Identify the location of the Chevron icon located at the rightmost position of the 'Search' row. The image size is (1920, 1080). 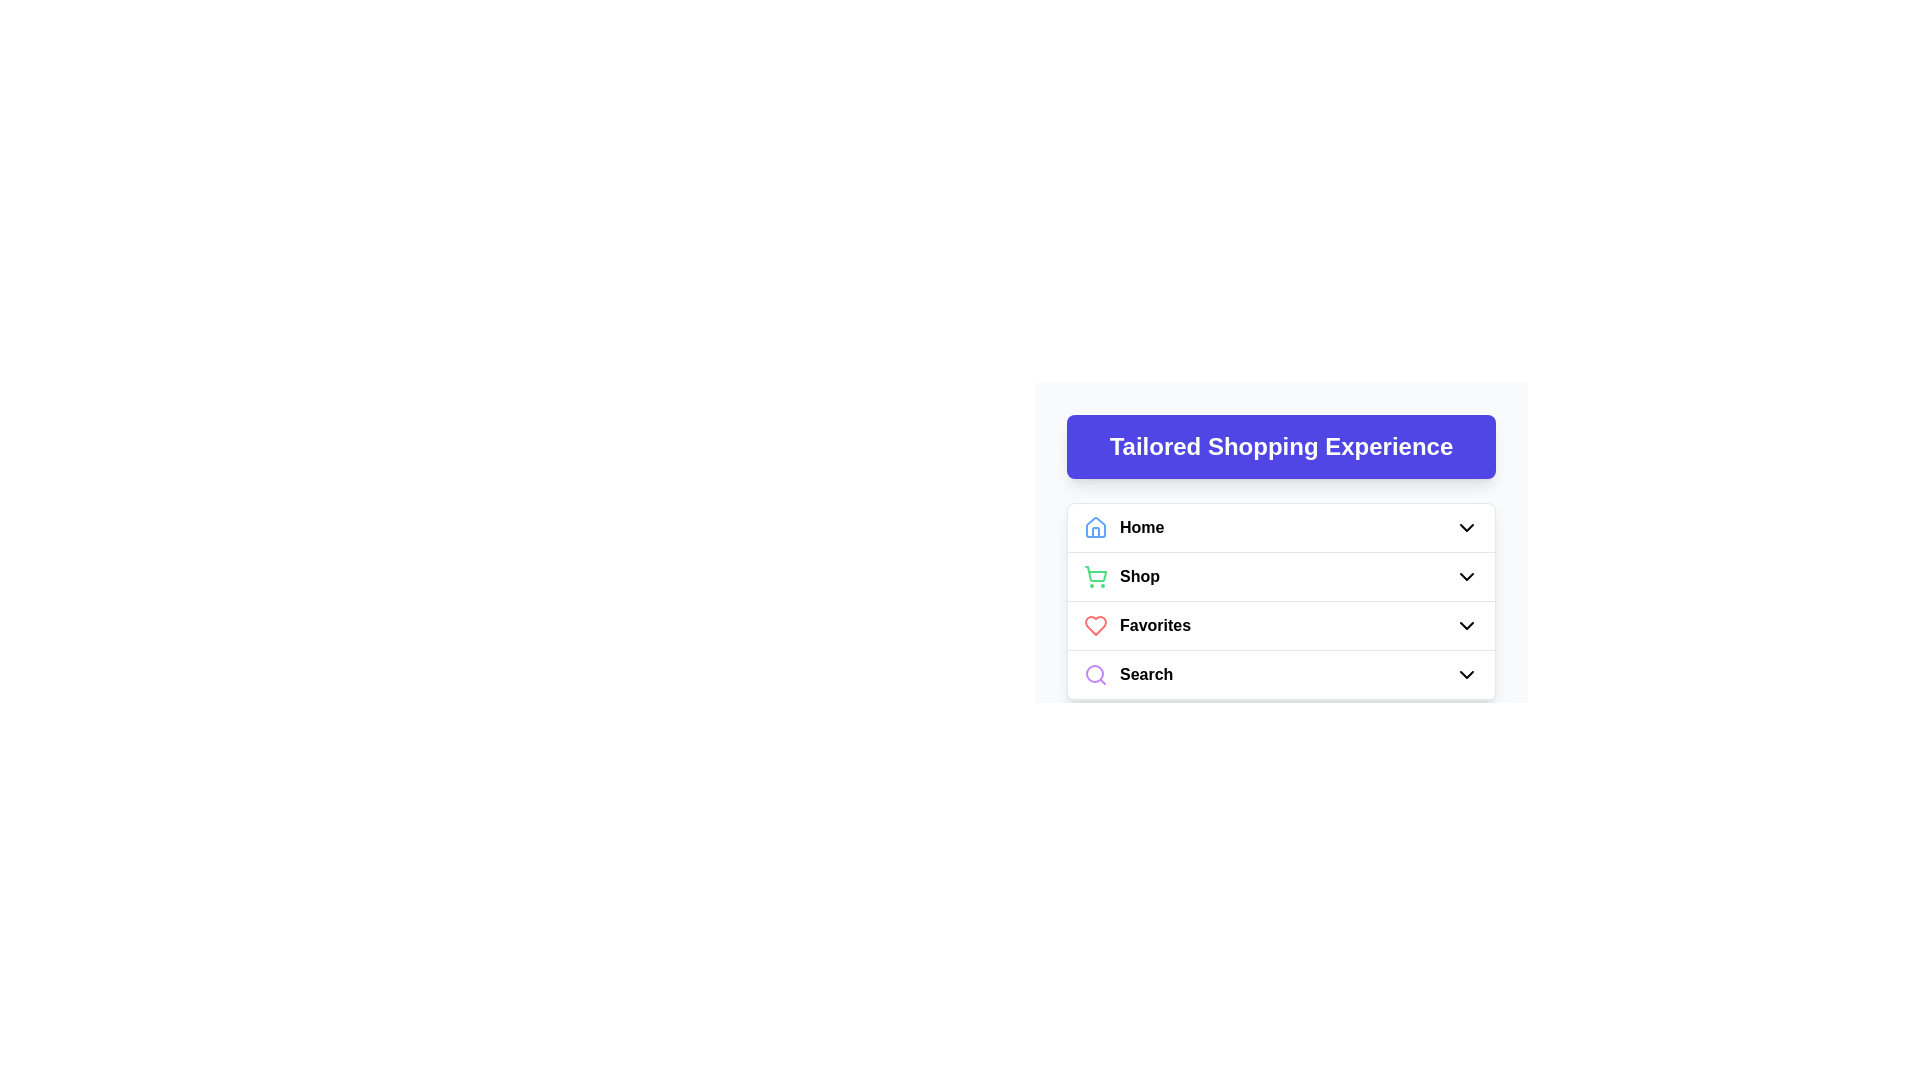
(1467, 675).